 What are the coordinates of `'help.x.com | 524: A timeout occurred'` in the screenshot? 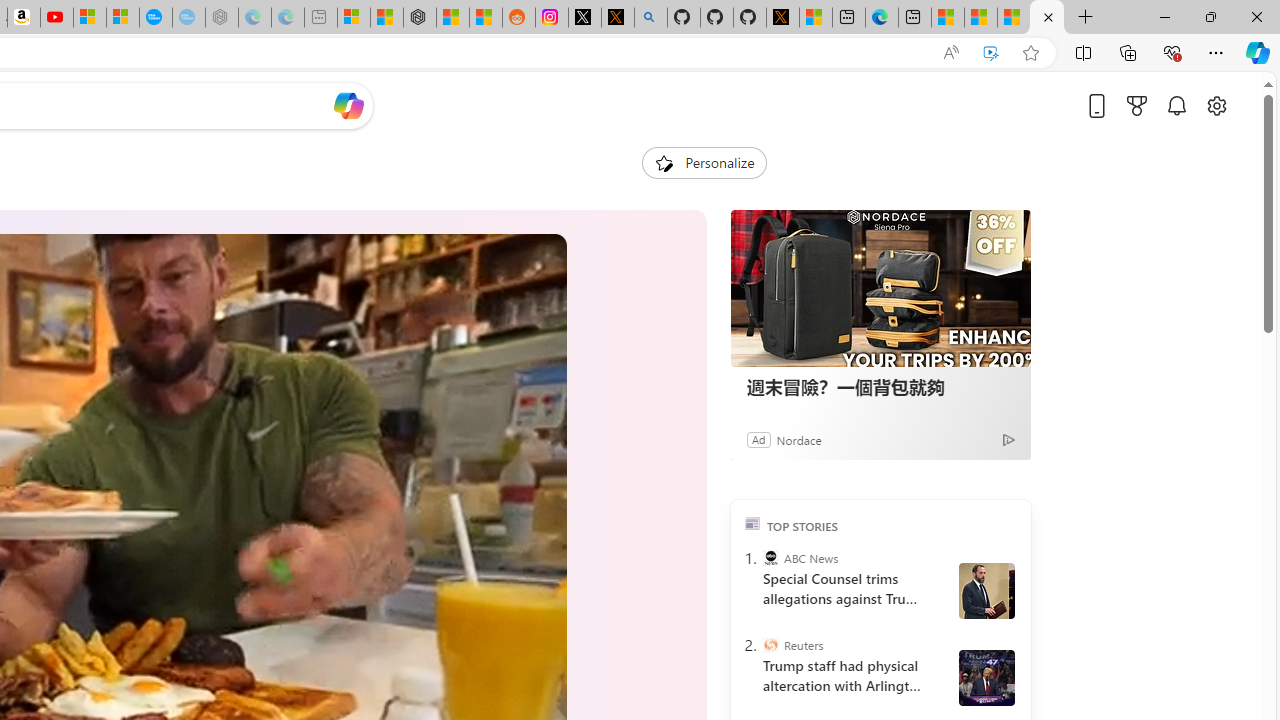 It's located at (616, 17).